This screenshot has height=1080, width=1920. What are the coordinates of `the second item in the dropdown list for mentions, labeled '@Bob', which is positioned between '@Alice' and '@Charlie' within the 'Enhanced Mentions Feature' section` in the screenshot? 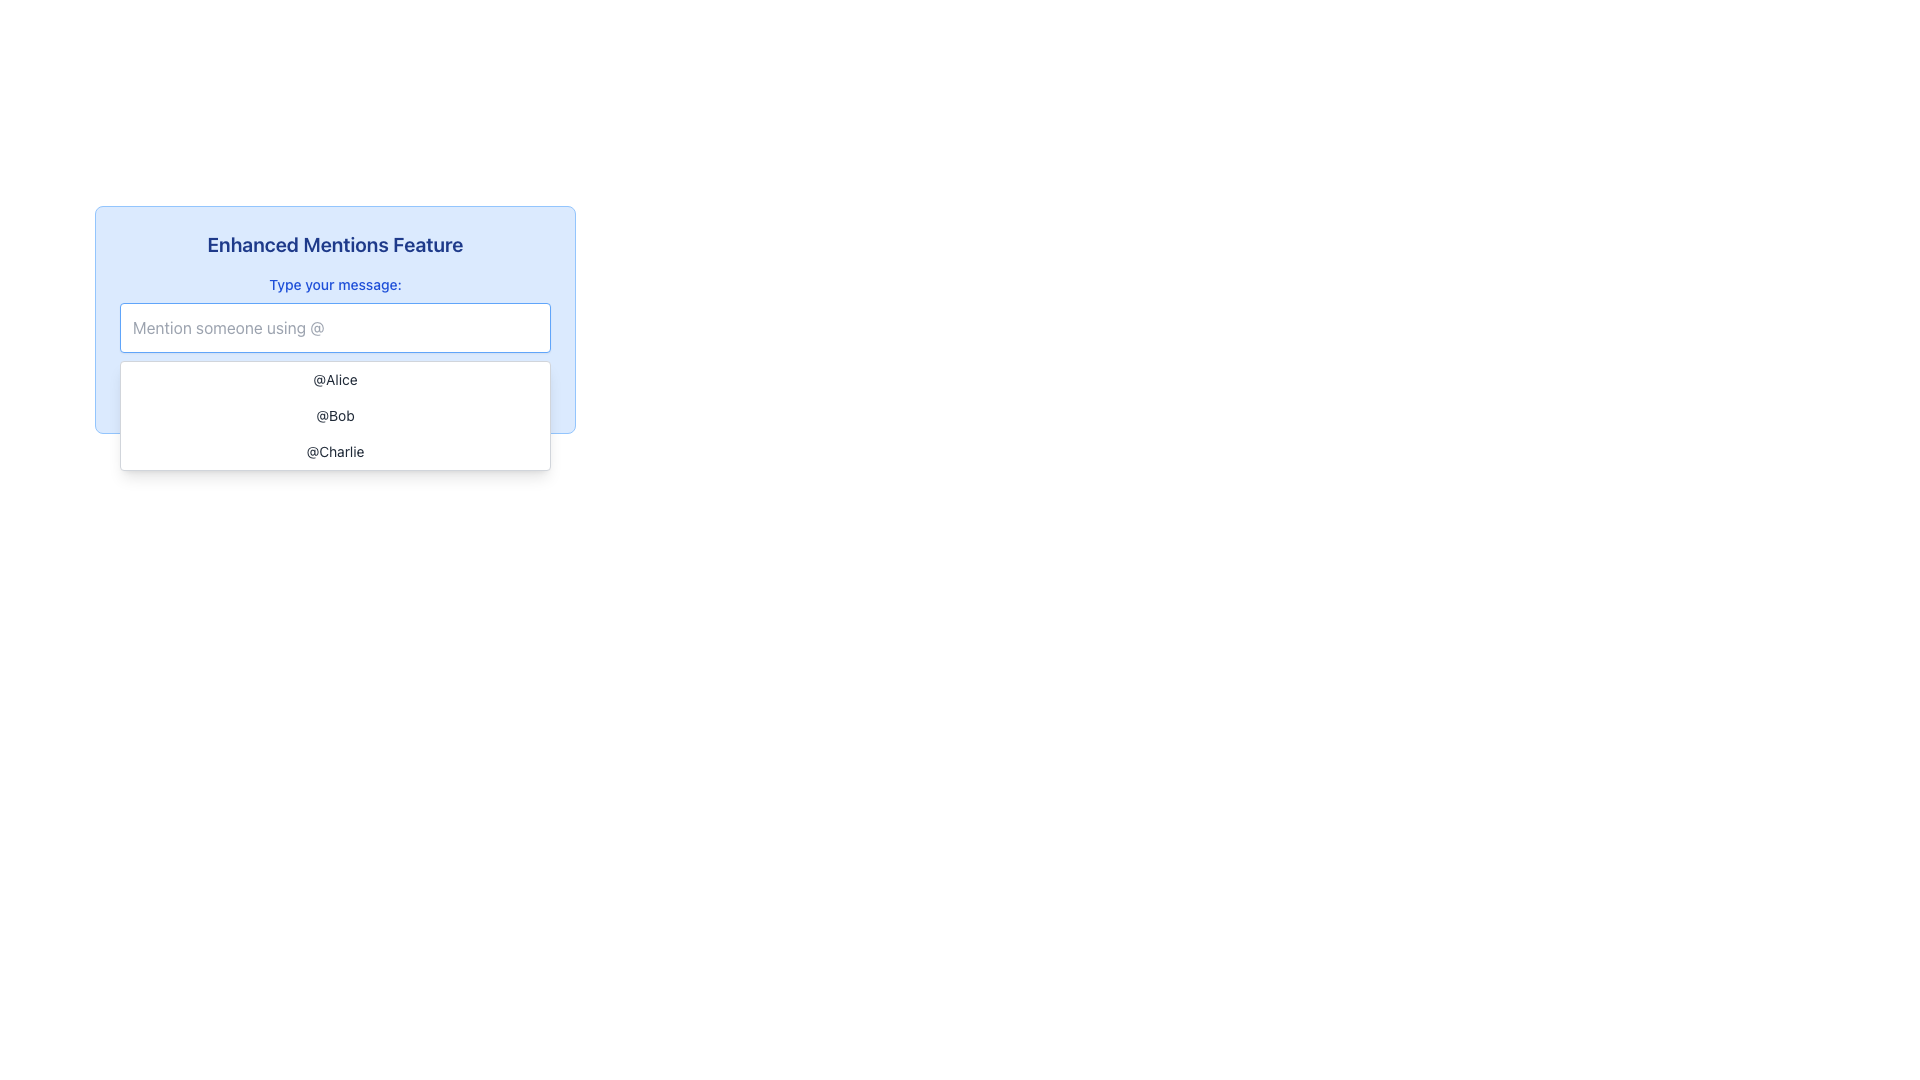 It's located at (335, 415).